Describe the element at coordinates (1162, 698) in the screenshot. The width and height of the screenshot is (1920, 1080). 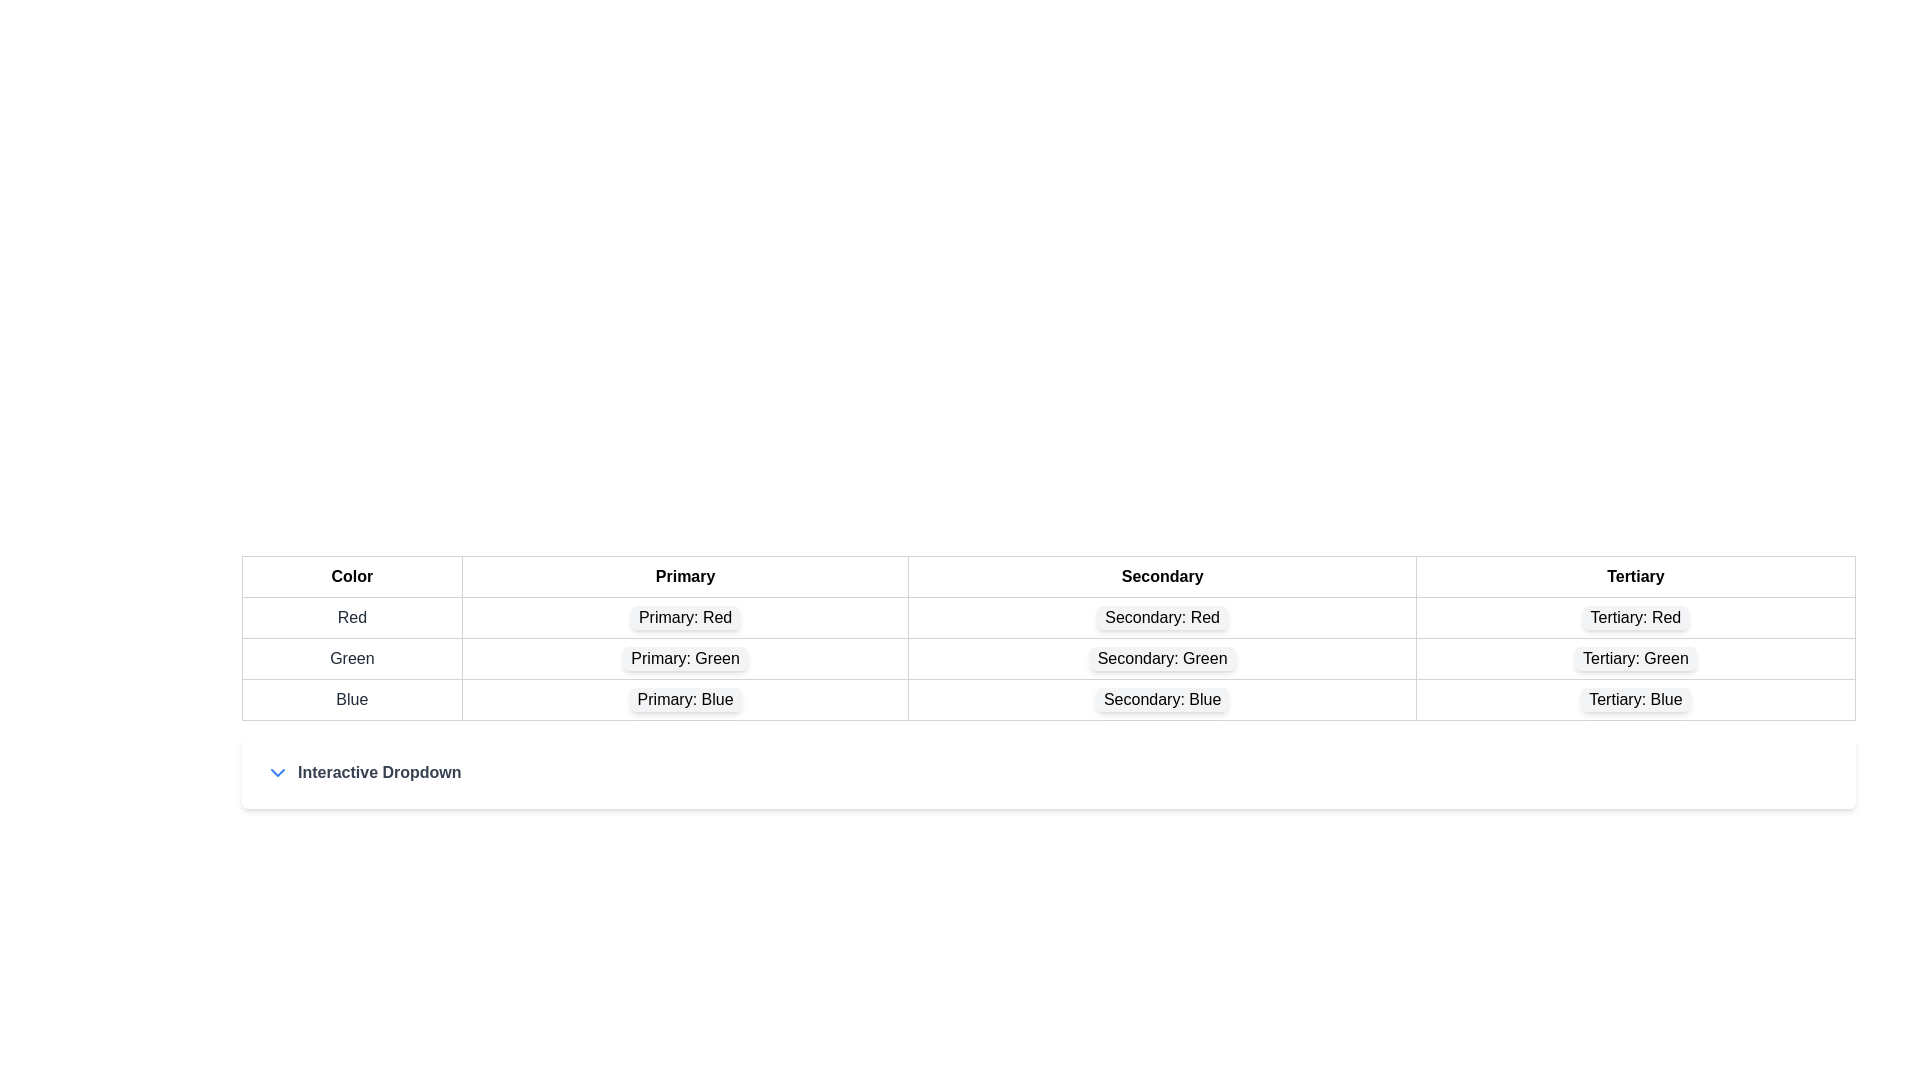
I see `the 'Secondary Color' display element labeled 'Blue', which is positioned between the 'Primary: Blue' button and the 'Tertiary: Blue' button` at that location.